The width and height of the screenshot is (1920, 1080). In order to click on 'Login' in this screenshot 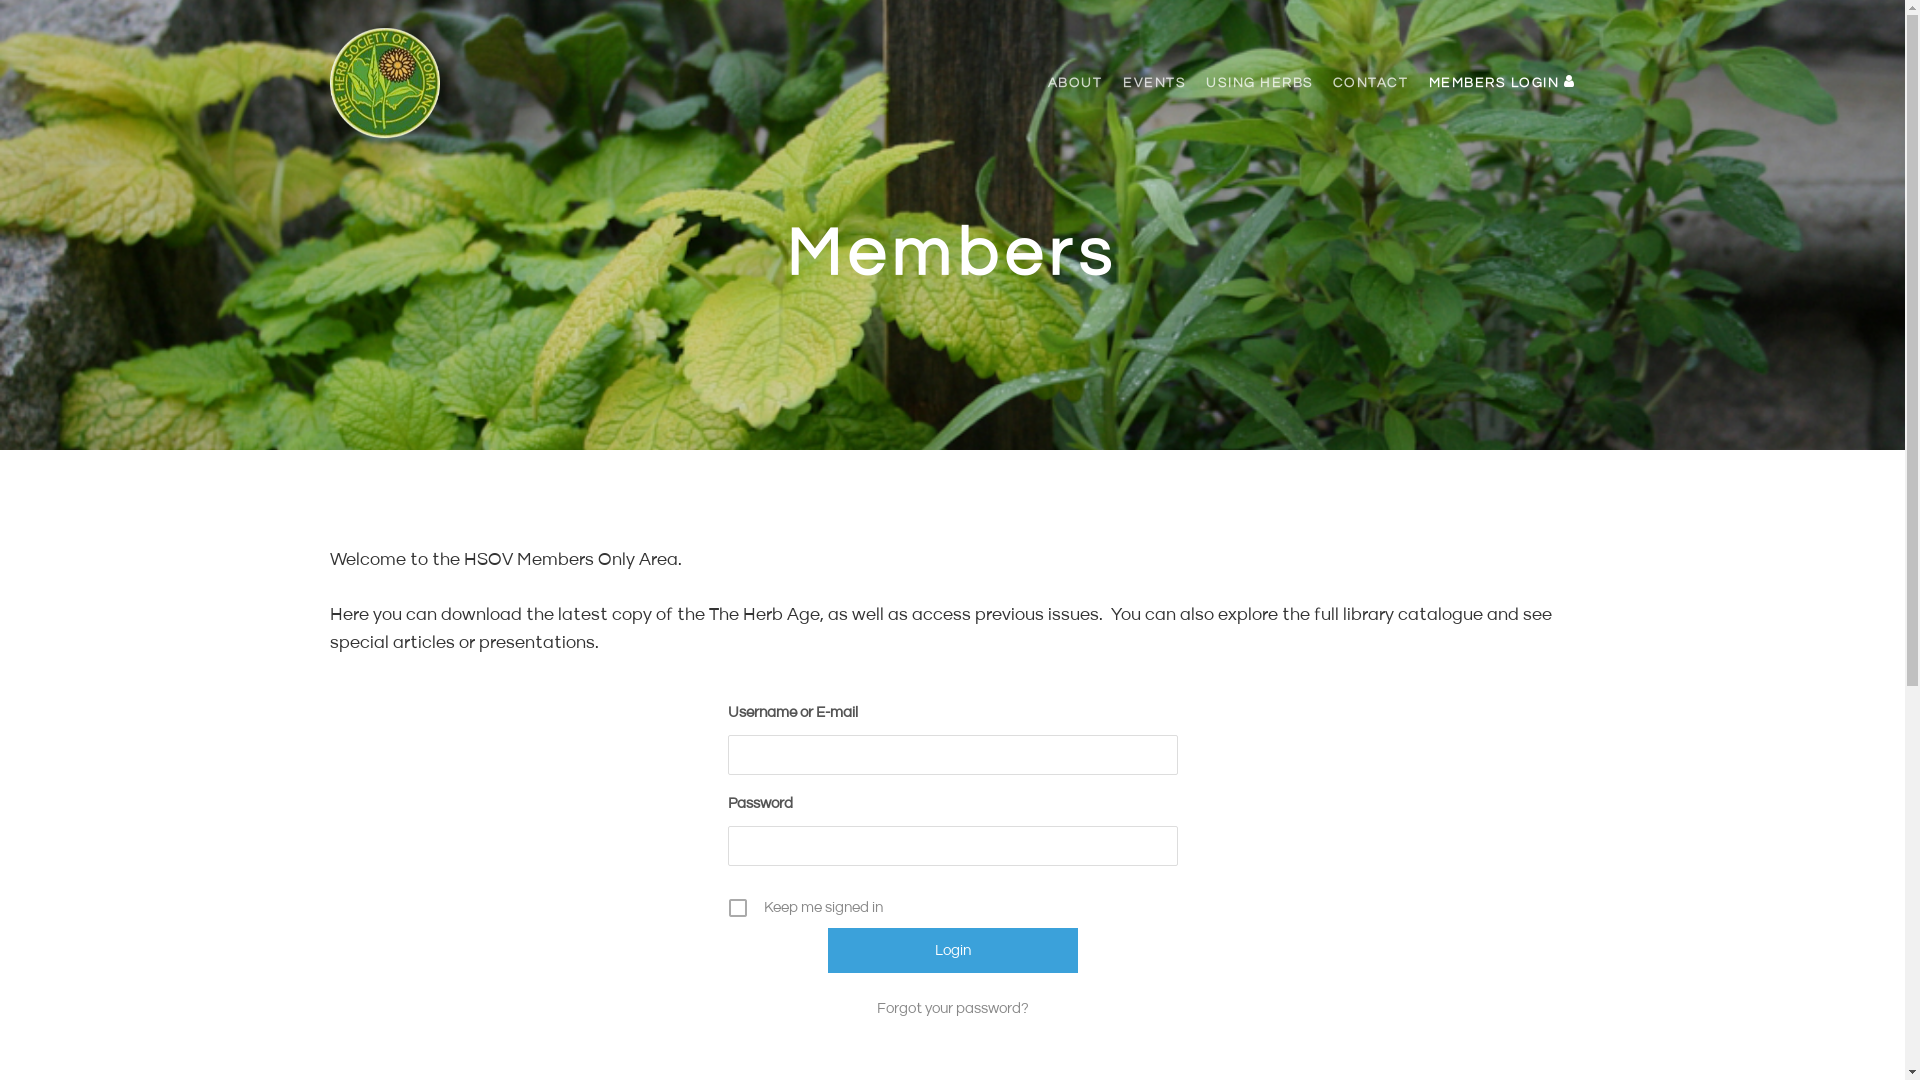, I will do `click(952, 949)`.